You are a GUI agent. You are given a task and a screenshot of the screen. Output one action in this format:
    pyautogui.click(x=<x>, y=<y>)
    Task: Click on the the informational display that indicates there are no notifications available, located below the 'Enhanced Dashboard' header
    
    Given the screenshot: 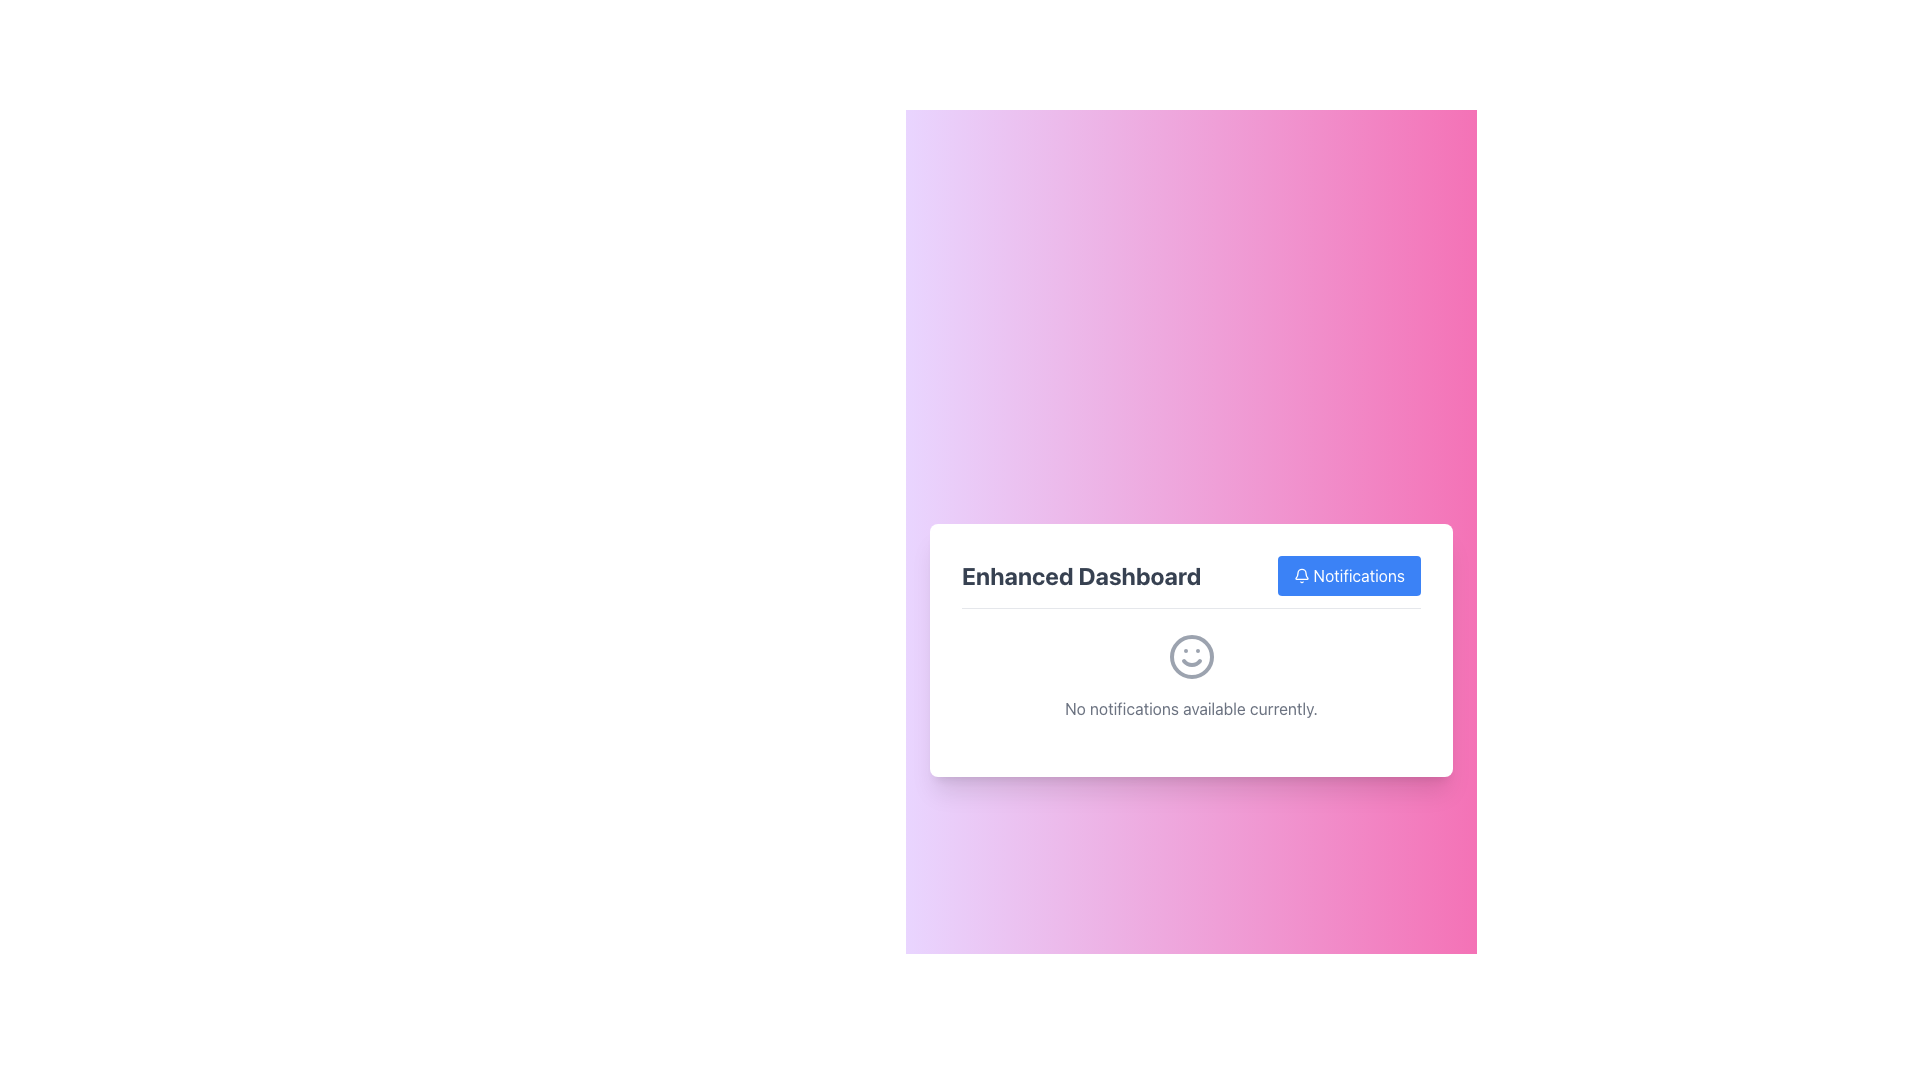 What is the action you would take?
    pyautogui.click(x=1191, y=687)
    